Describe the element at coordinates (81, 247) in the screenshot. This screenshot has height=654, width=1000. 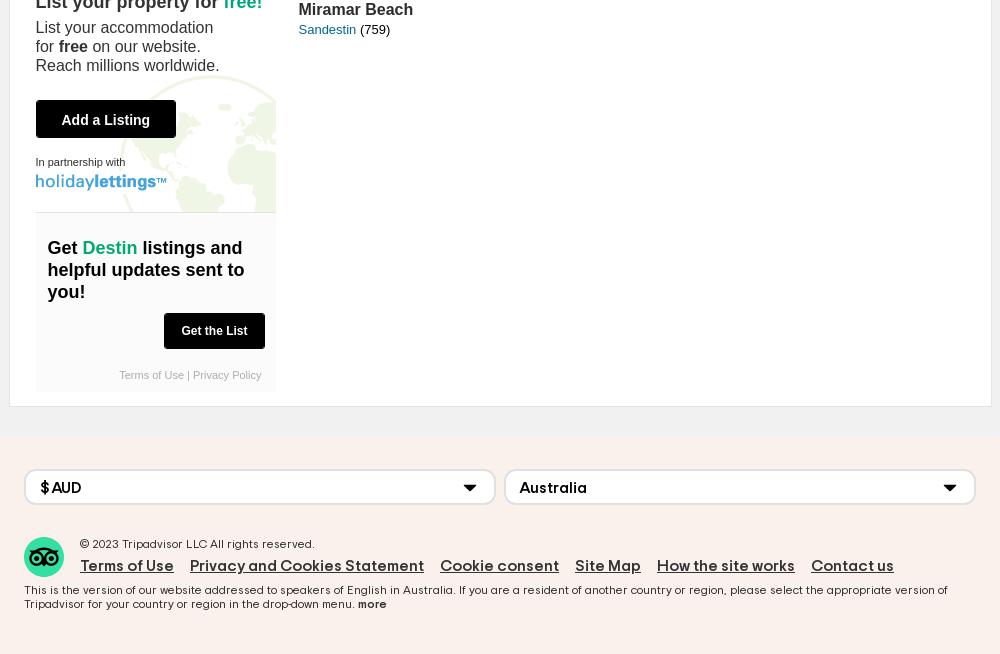
I see `'Destin'` at that location.